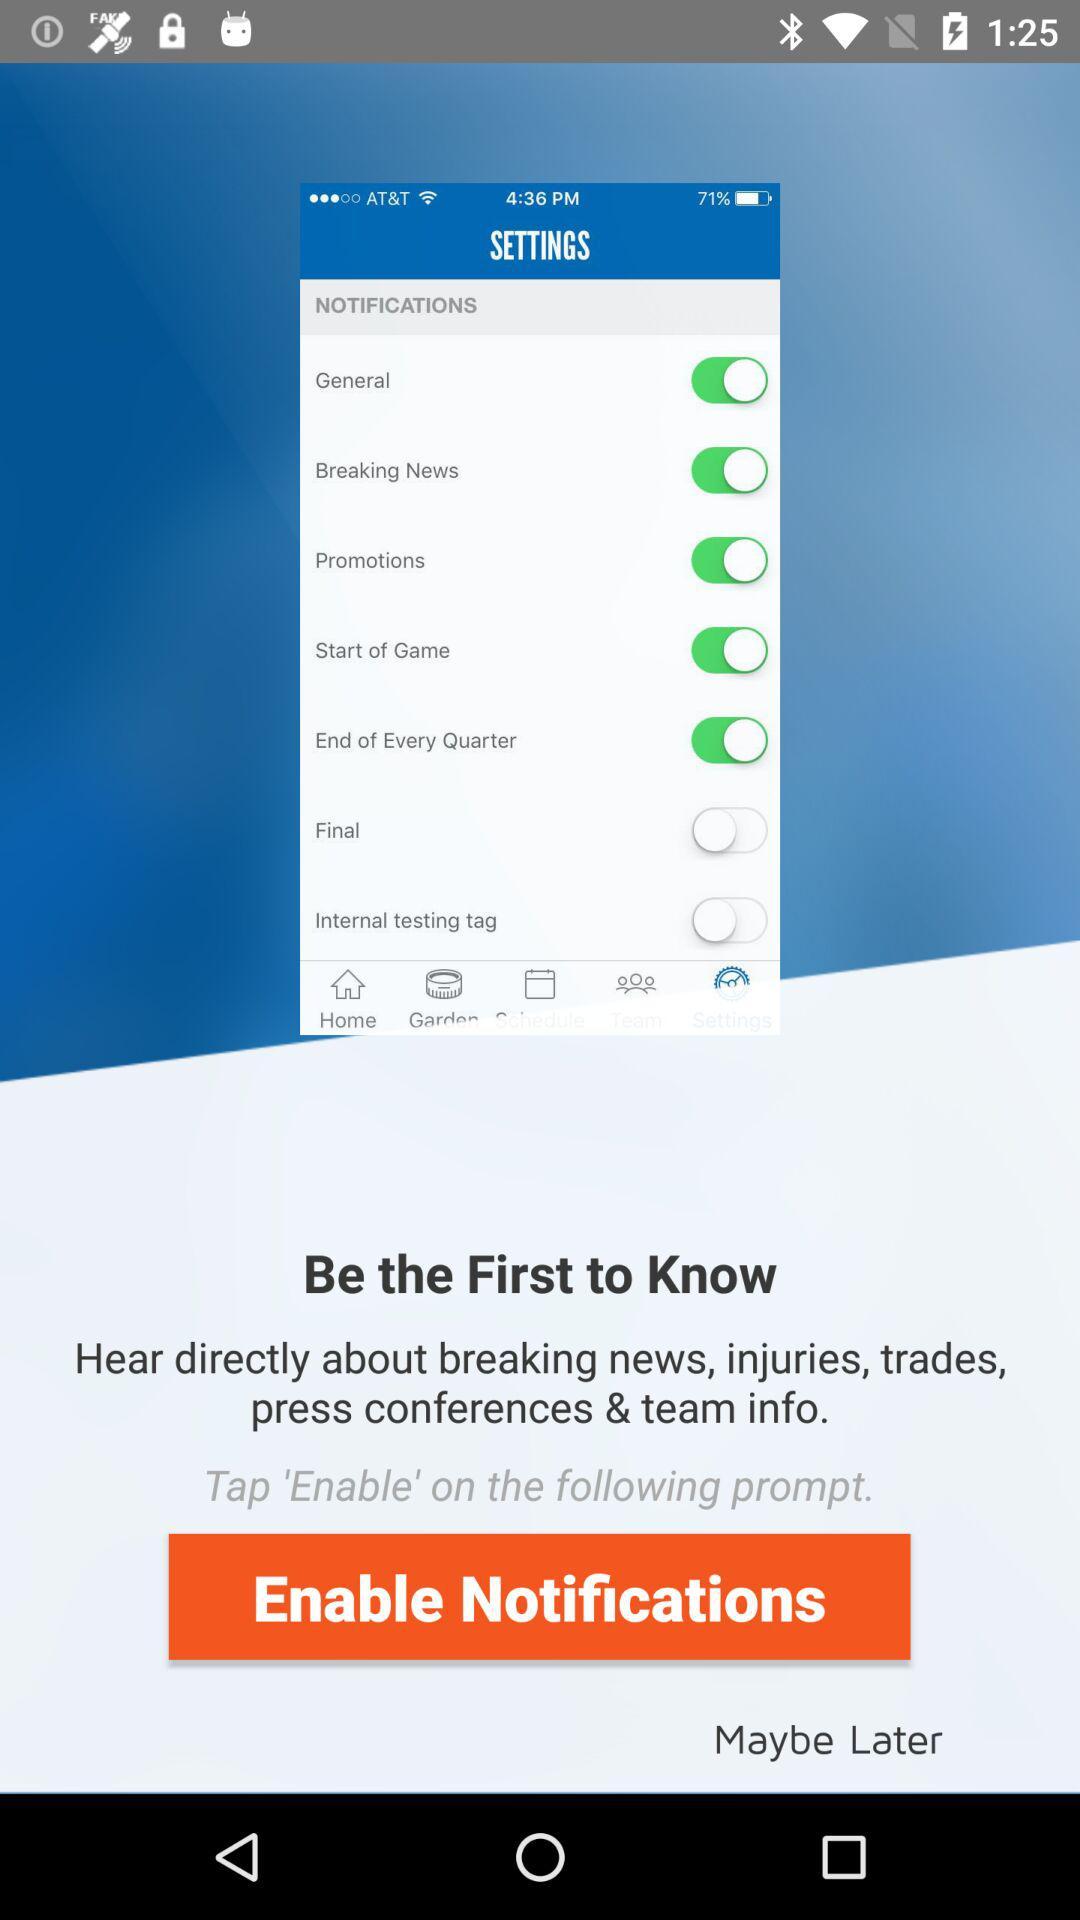  I want to click on enable notifications item, so click(538, 1595).